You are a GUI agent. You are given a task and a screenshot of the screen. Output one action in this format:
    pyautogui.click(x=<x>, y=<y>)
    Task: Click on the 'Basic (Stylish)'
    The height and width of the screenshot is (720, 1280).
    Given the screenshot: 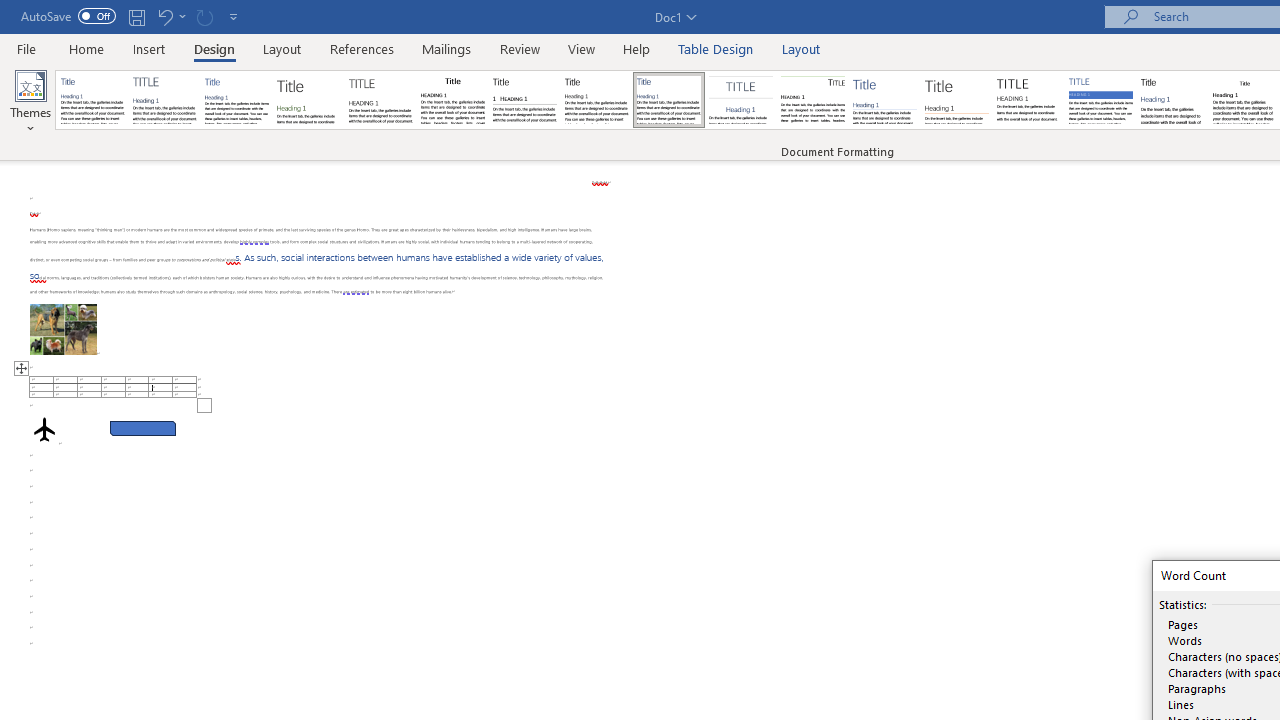 What is the action you would take?
    pyautogui.click(x=308, y=100)
    